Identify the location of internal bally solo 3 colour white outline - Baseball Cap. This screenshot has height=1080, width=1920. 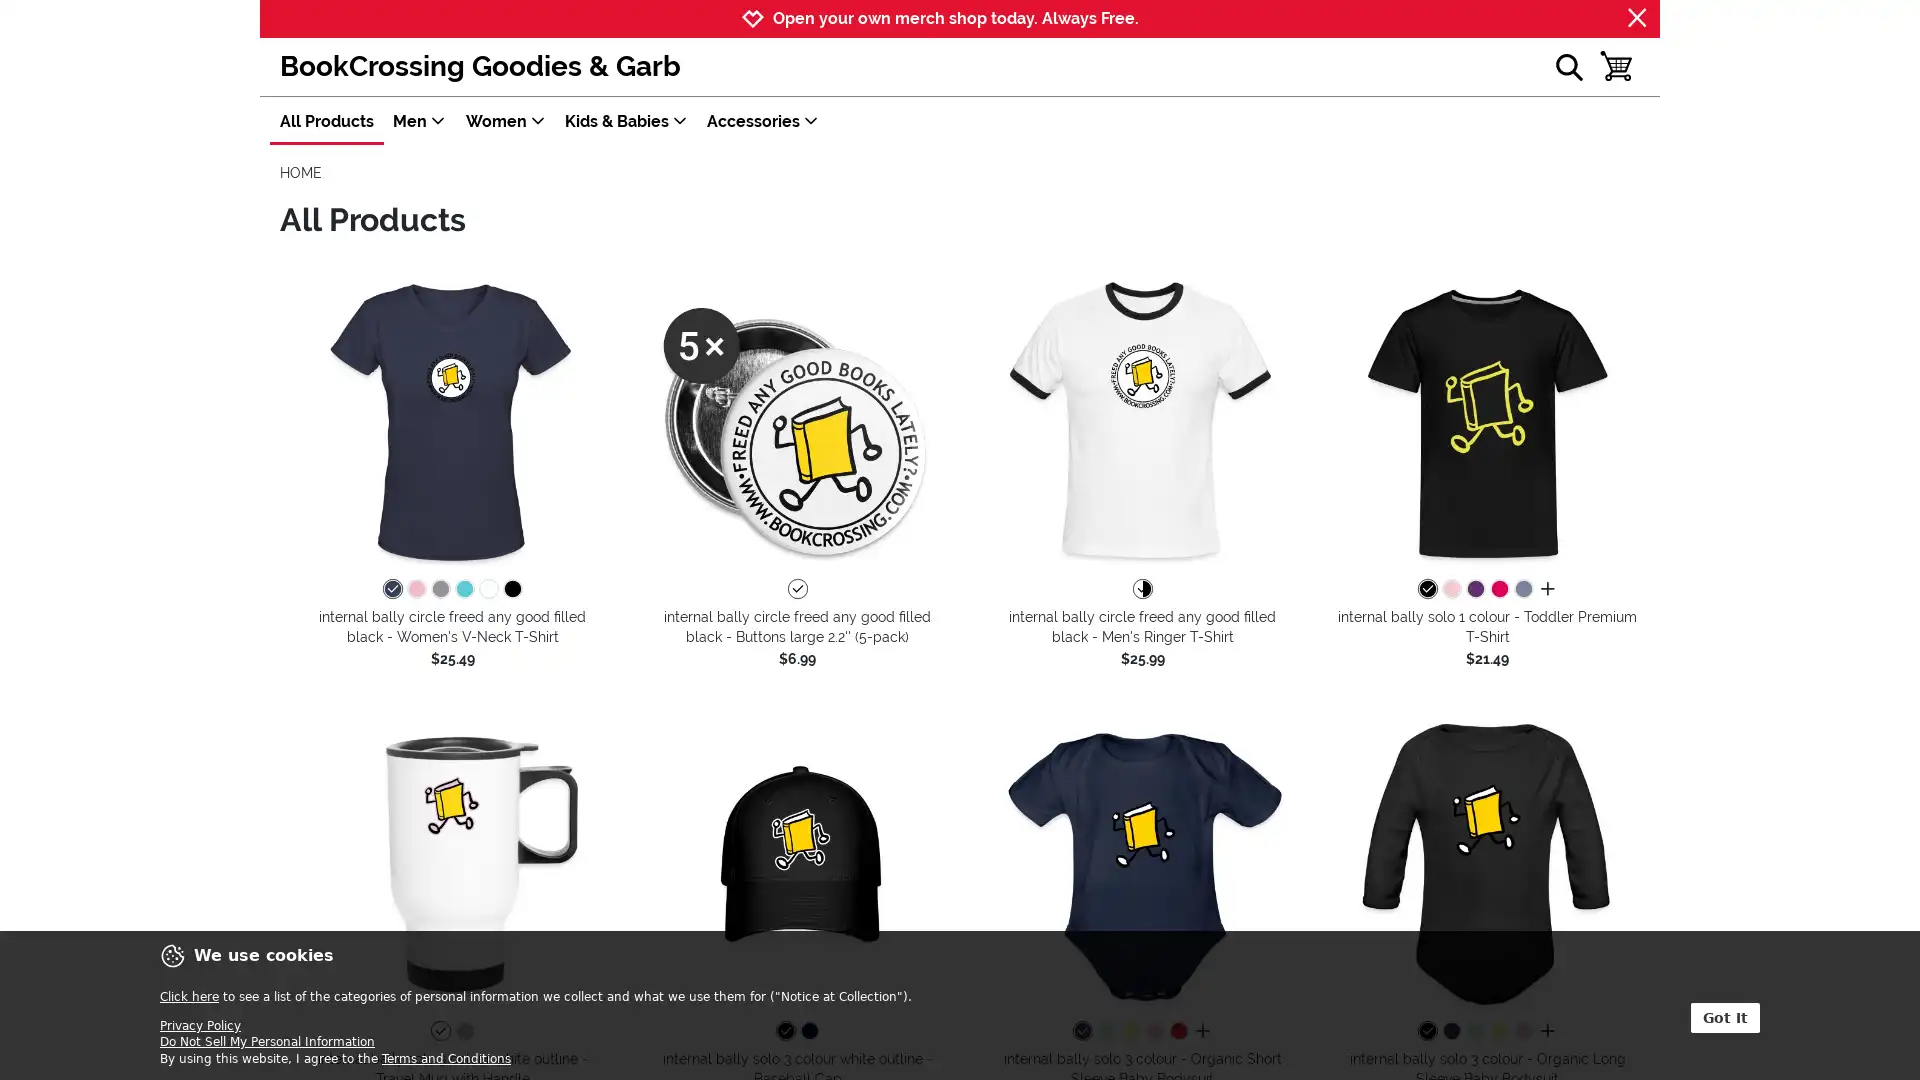
(796, 862).